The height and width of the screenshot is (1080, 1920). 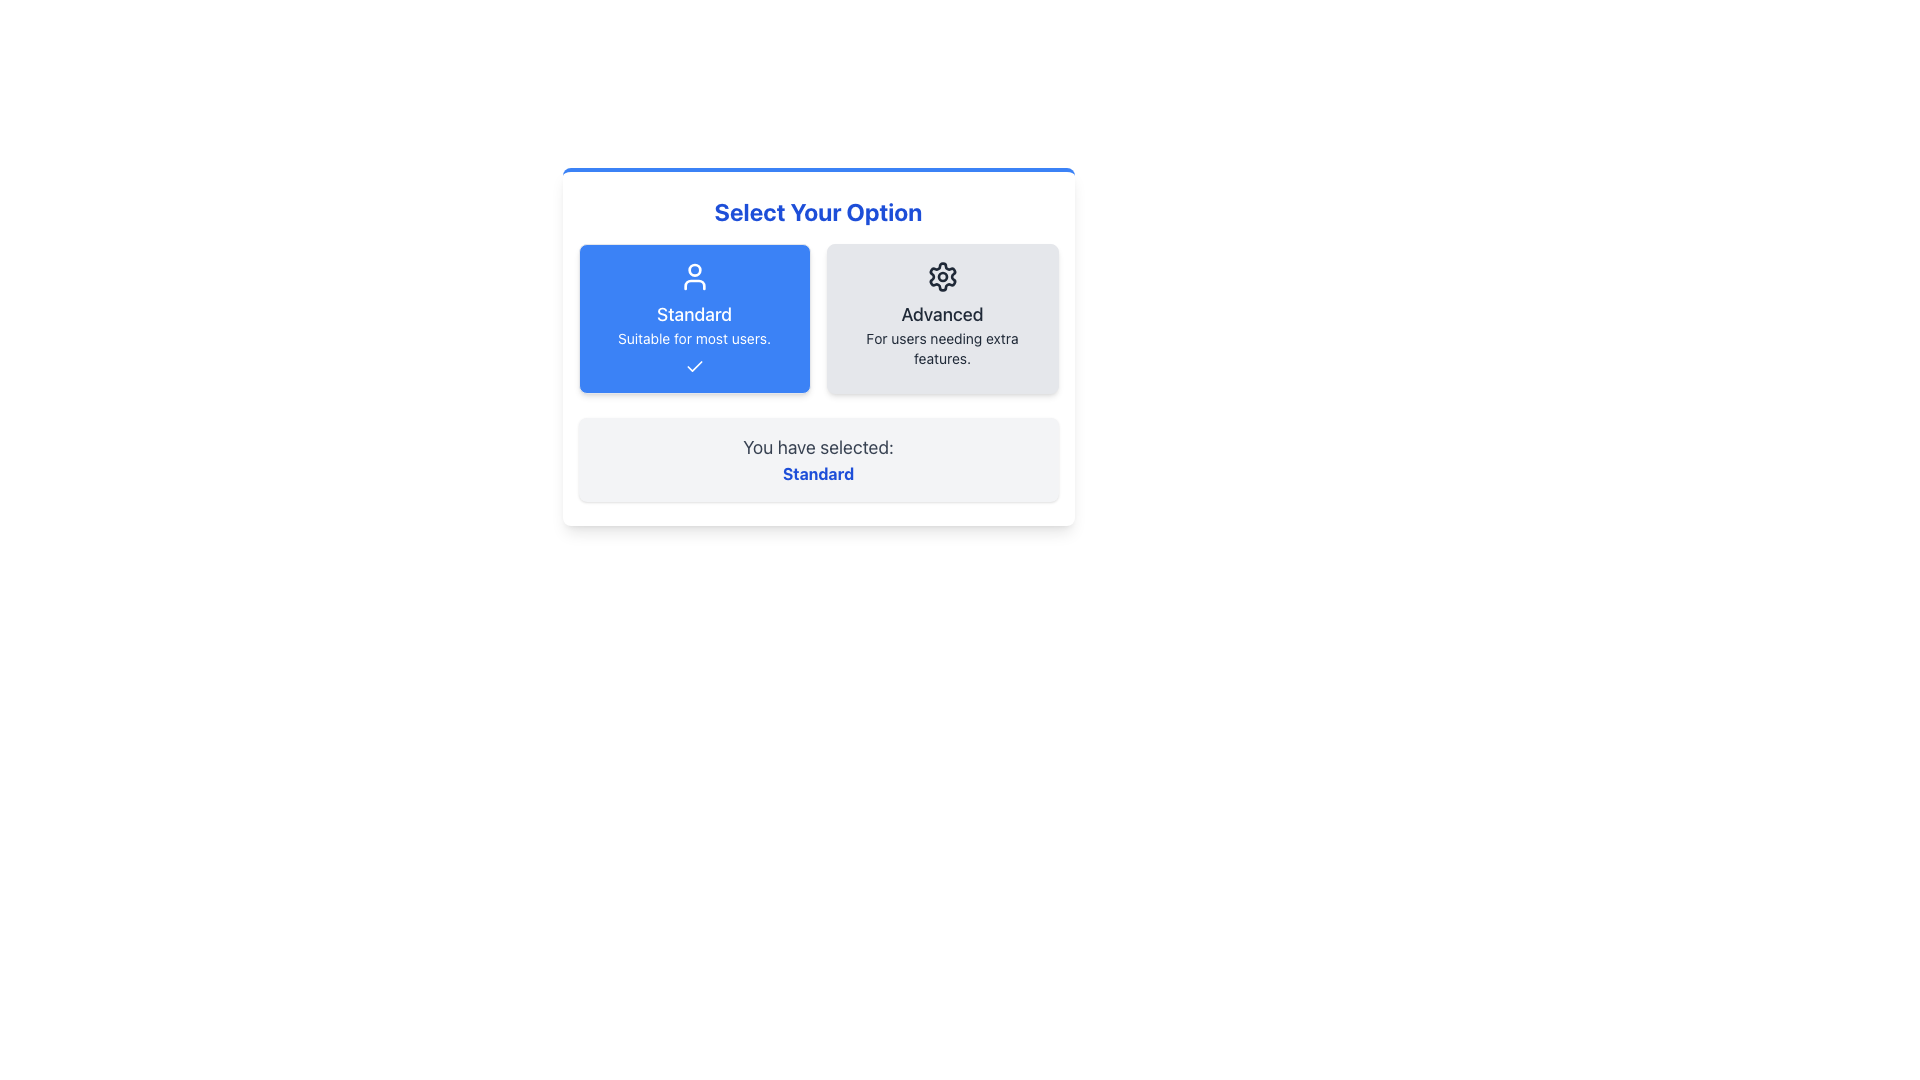 I want to click on the 'Standard' text element, which is styled in a medium-weight font on a blue background, located in the left card of a two-option section at the top center of the interface, so click(x=694, y=315).